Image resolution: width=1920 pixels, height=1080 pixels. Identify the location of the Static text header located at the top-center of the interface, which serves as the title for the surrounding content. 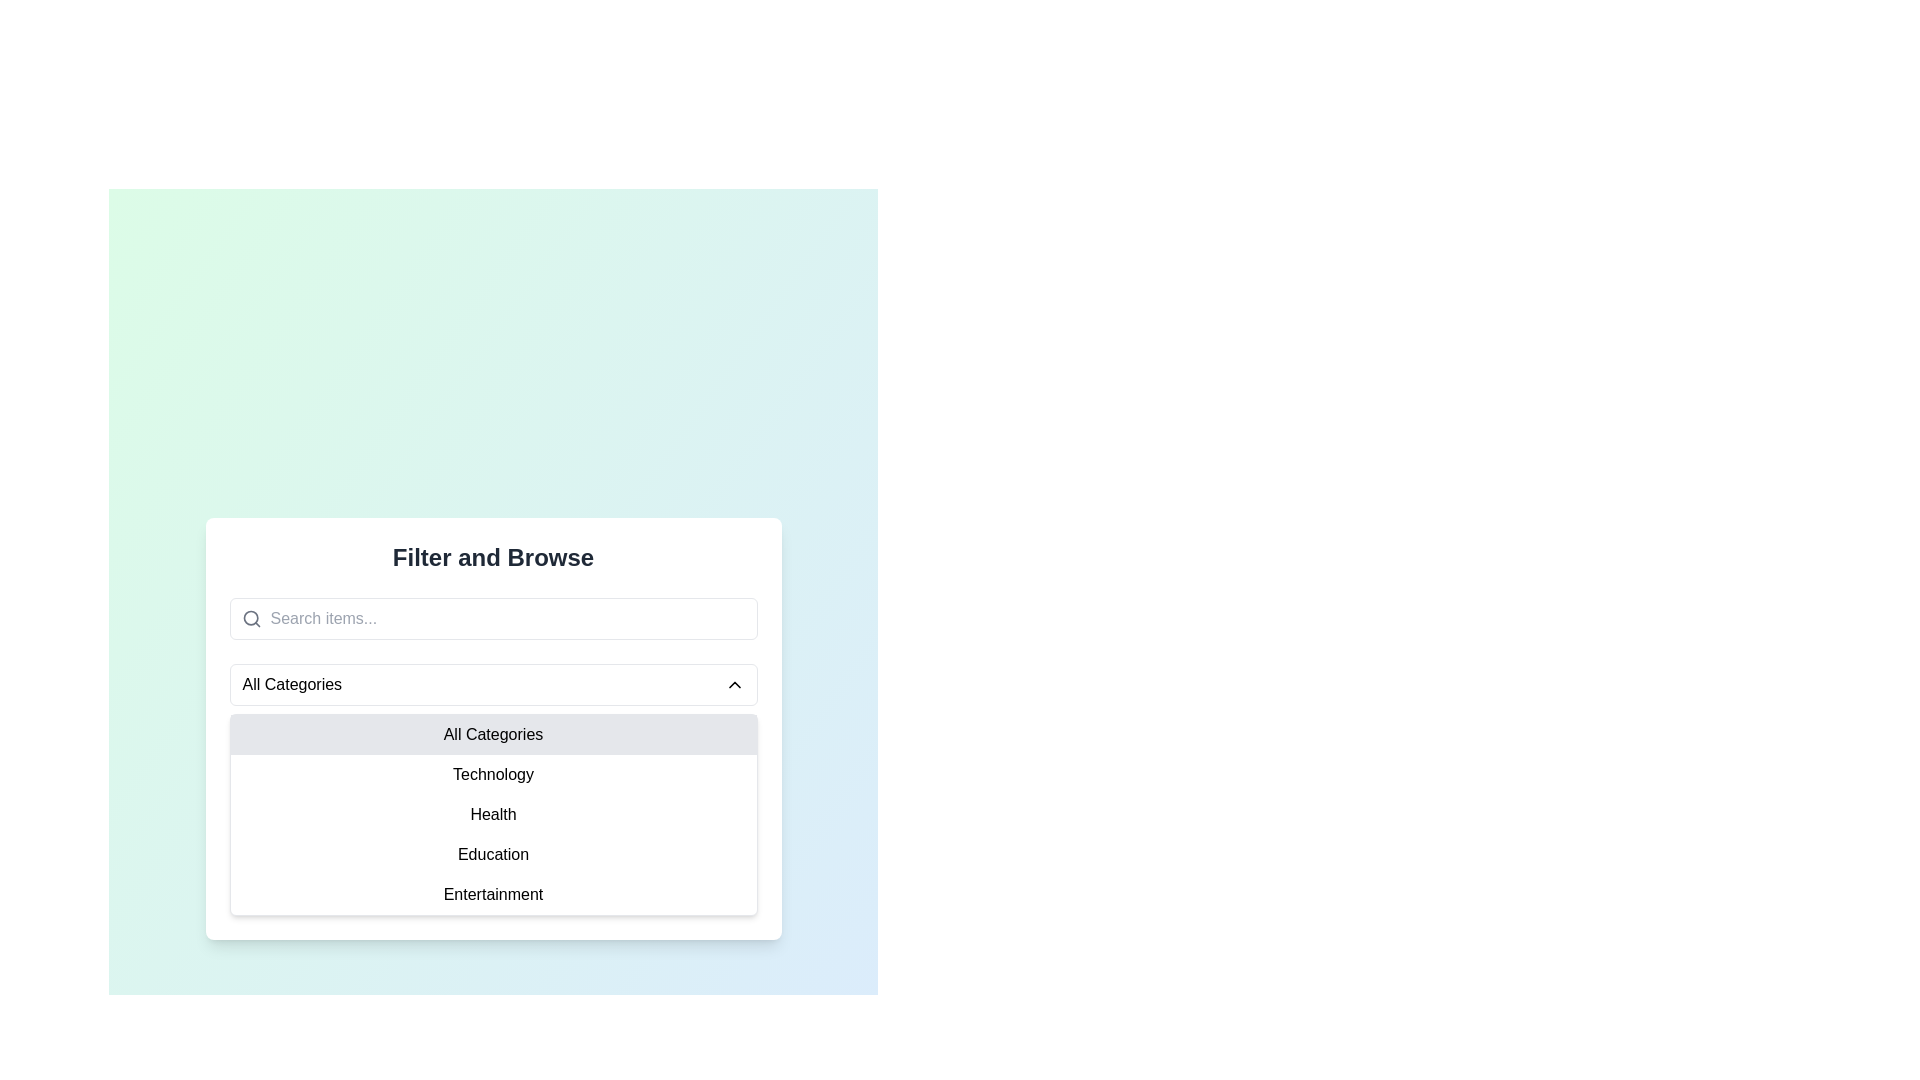
(493, 558).